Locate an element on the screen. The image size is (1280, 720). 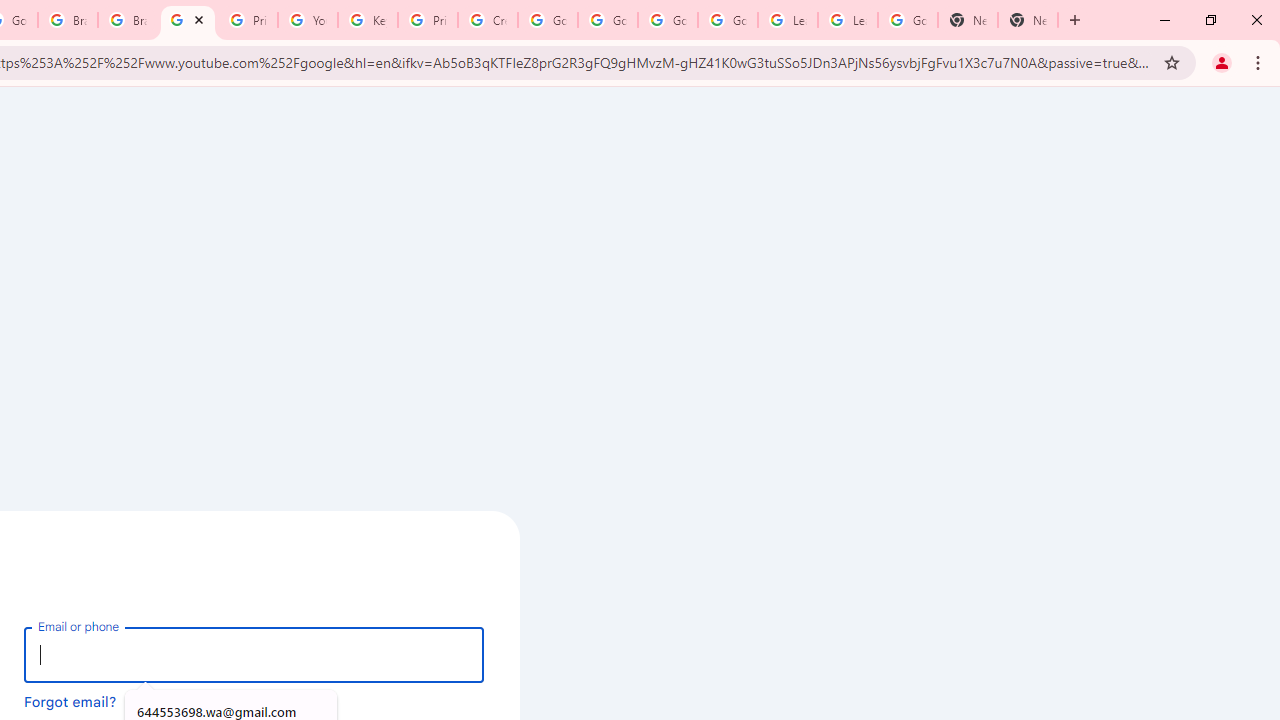
'YouTube' is located at coordinates (306, 20).